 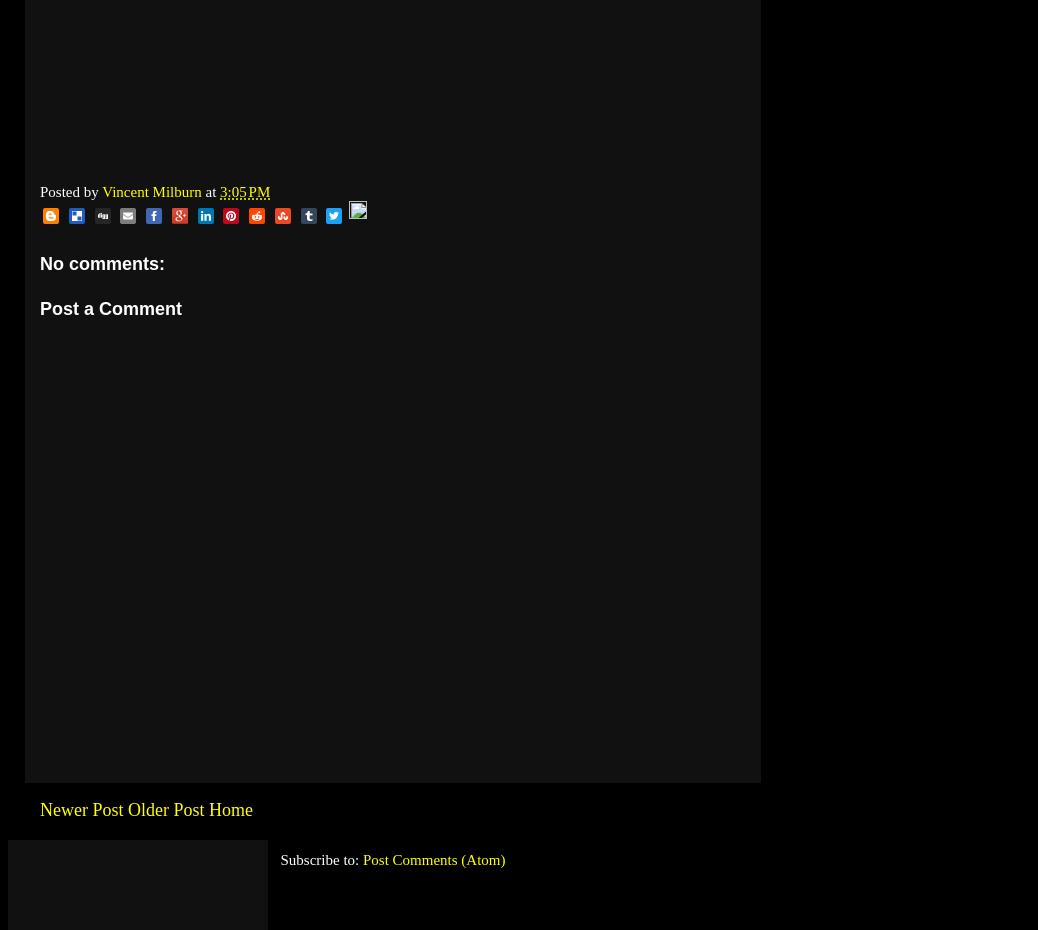 What do you see at coordinates (109, 309) in the screenshot?
I see `'Post a Comment'` at bounding box center [109, 309].